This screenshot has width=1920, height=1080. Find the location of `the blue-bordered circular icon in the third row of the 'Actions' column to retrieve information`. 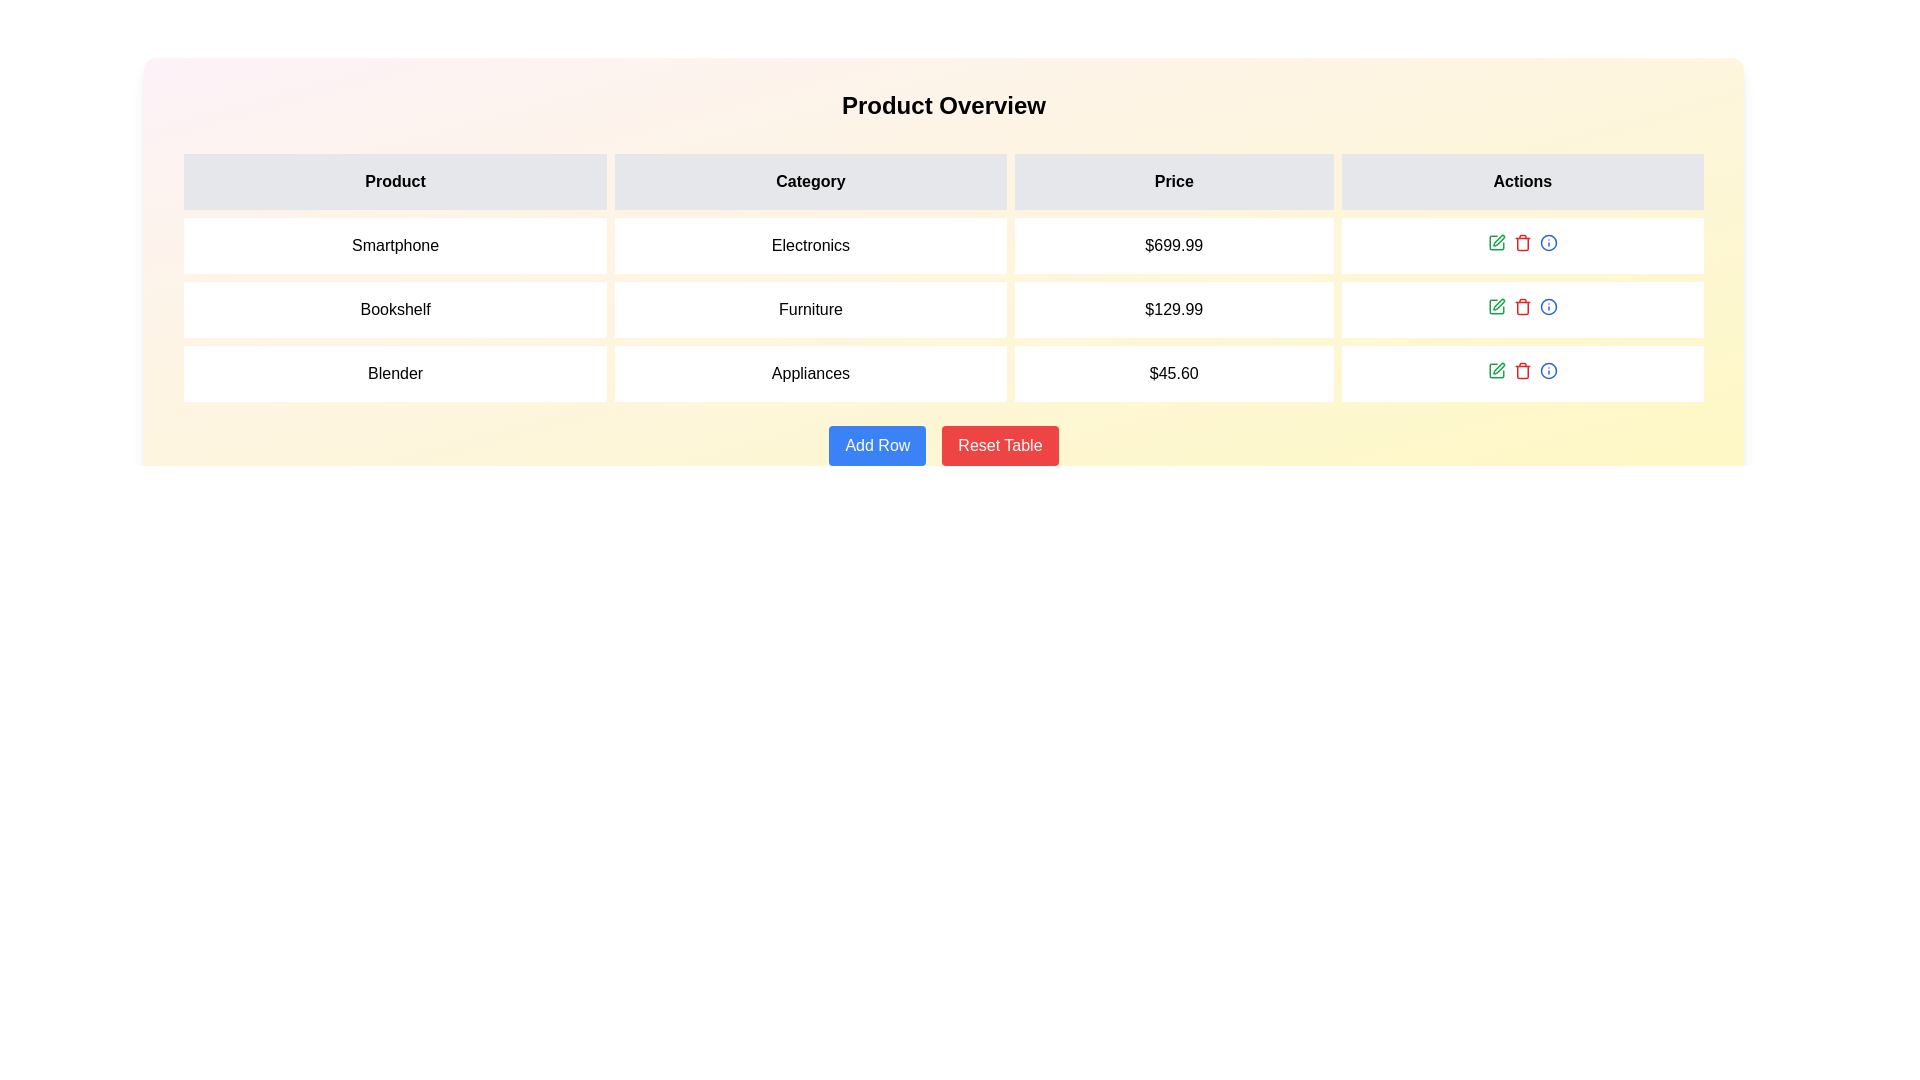

the blue-bordered circular icon in the third row of the 'Actions' column to retrieve information is located at coordinates (1547, 242).